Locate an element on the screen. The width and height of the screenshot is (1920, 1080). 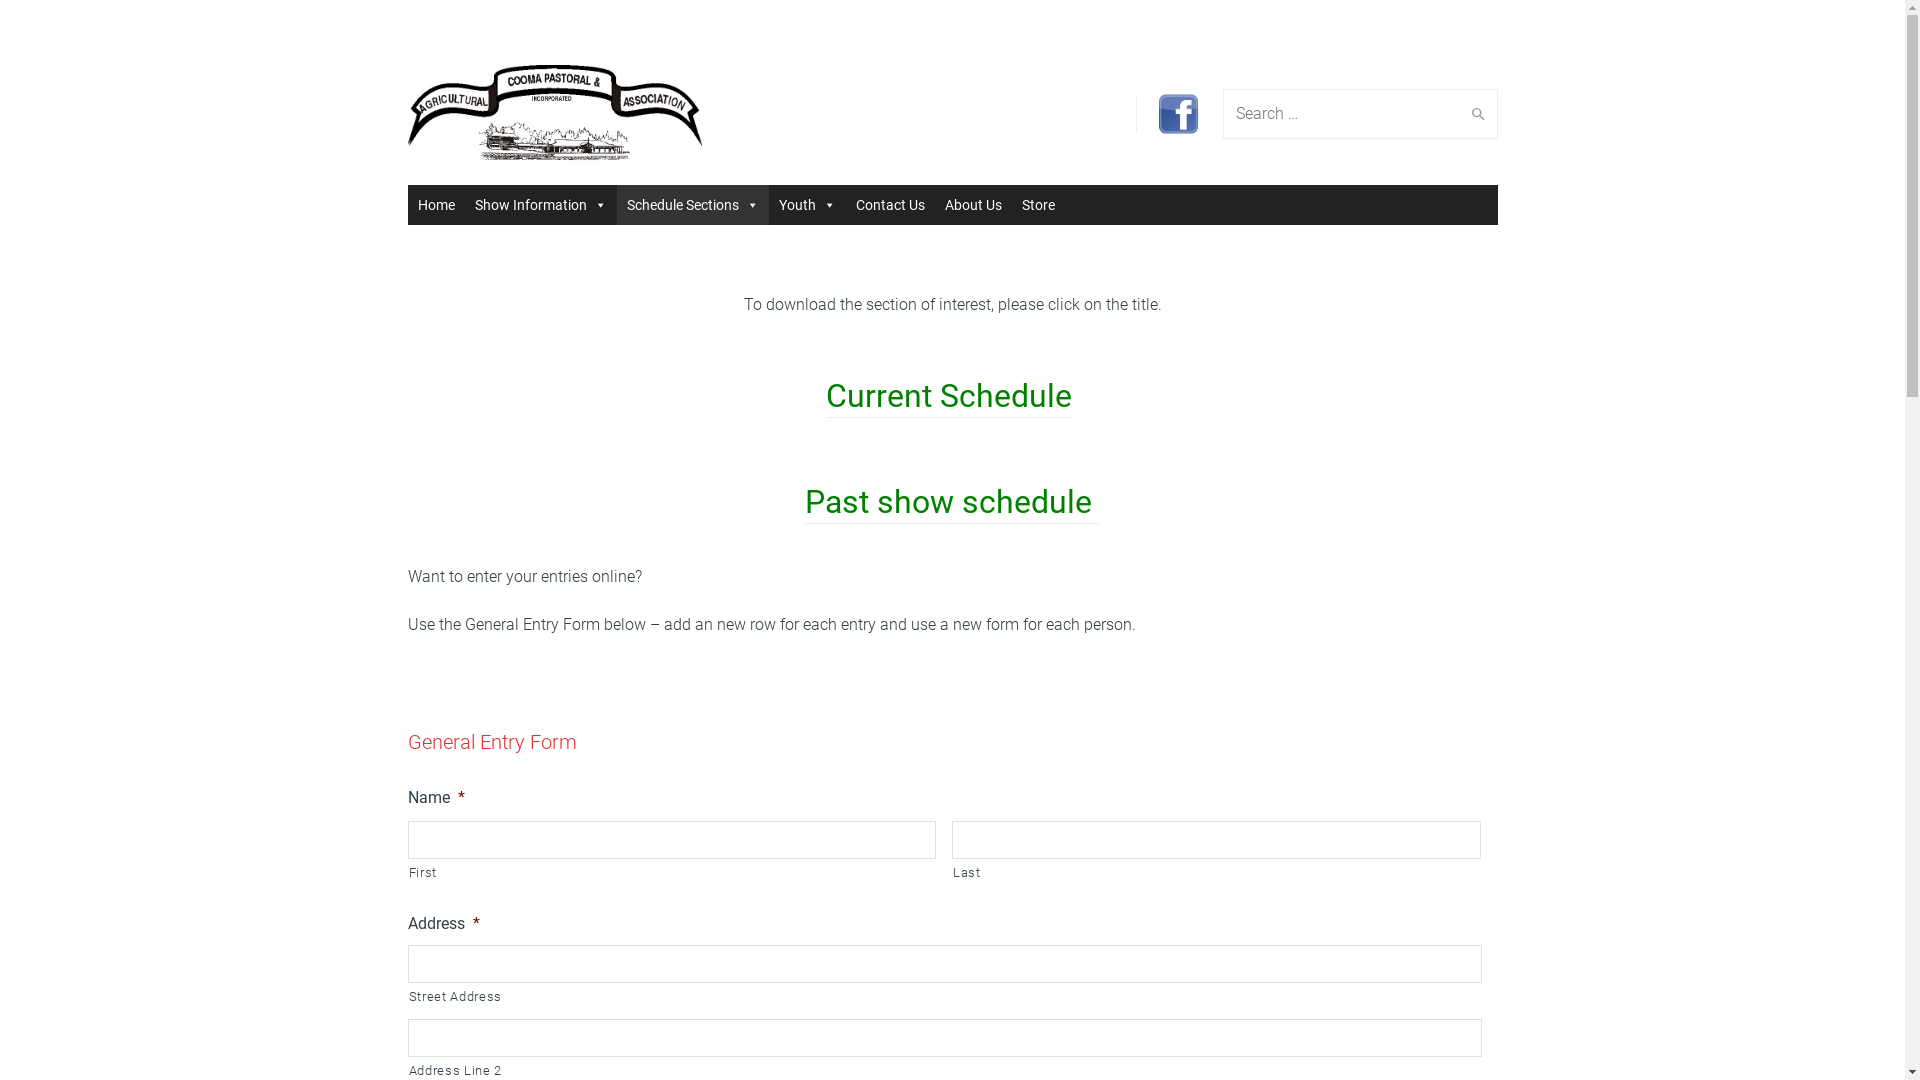
'Contact Us' is located at coordinates (845, 204).